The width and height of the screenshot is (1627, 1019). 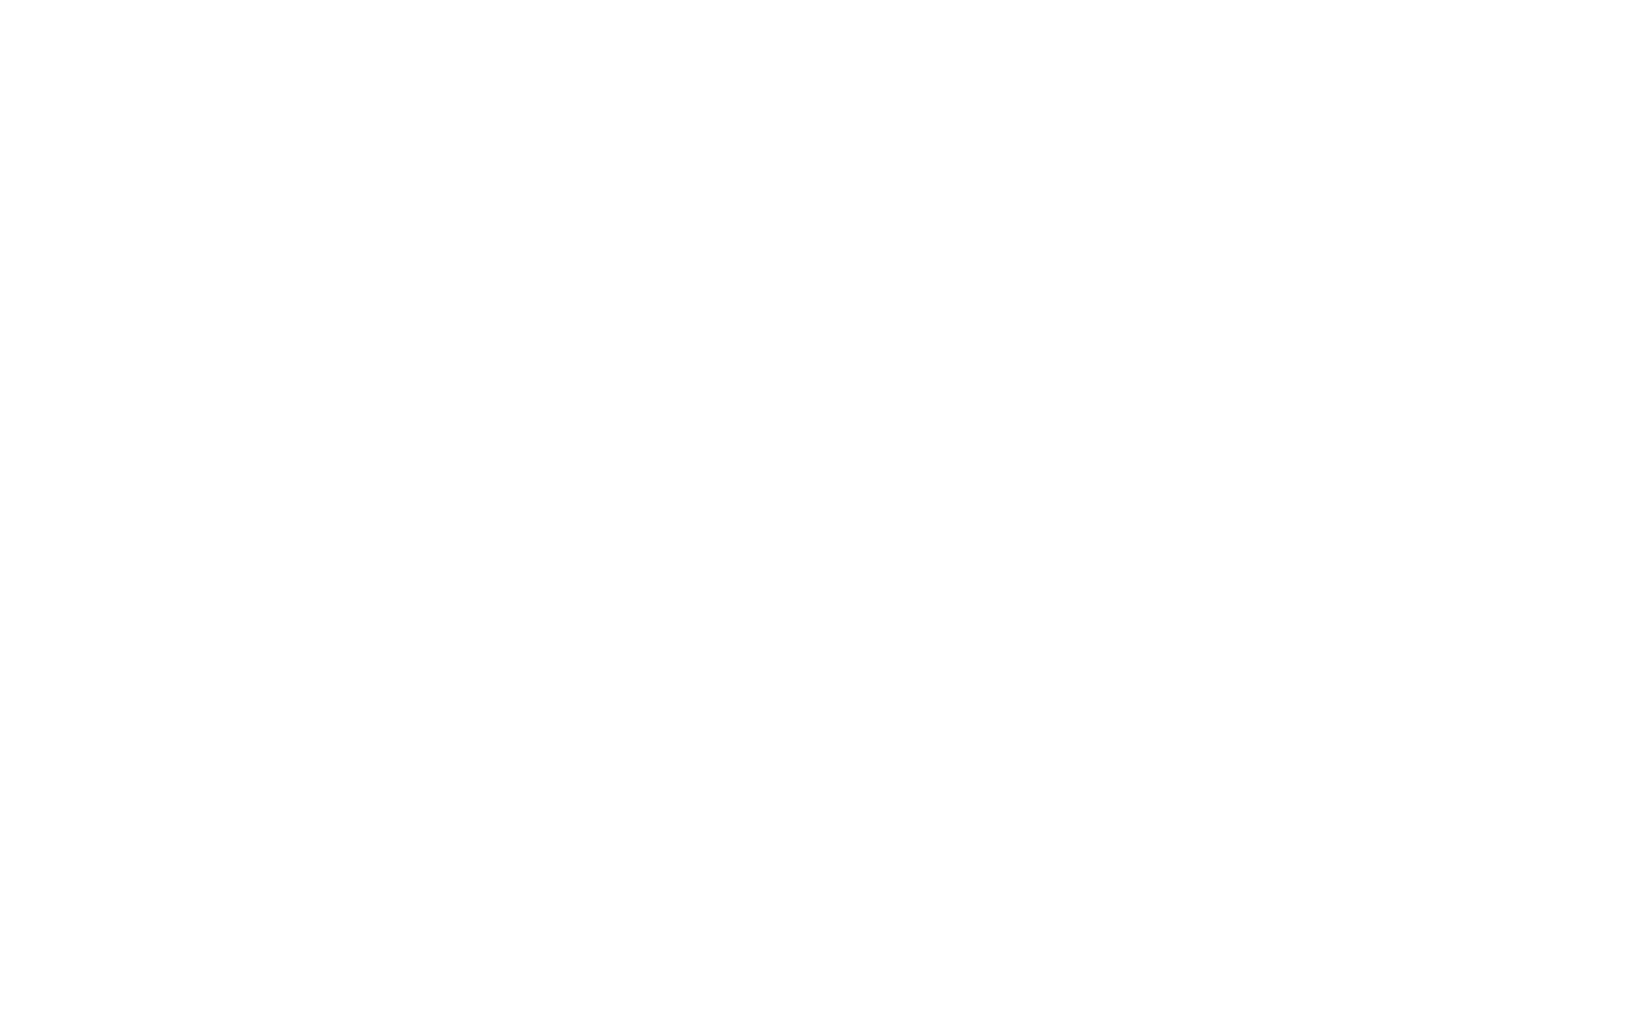 What do you see at coordinates (770, 647) in the screenshot?
I see `'Share your experiences with us'` at bounding box center [770, 647].